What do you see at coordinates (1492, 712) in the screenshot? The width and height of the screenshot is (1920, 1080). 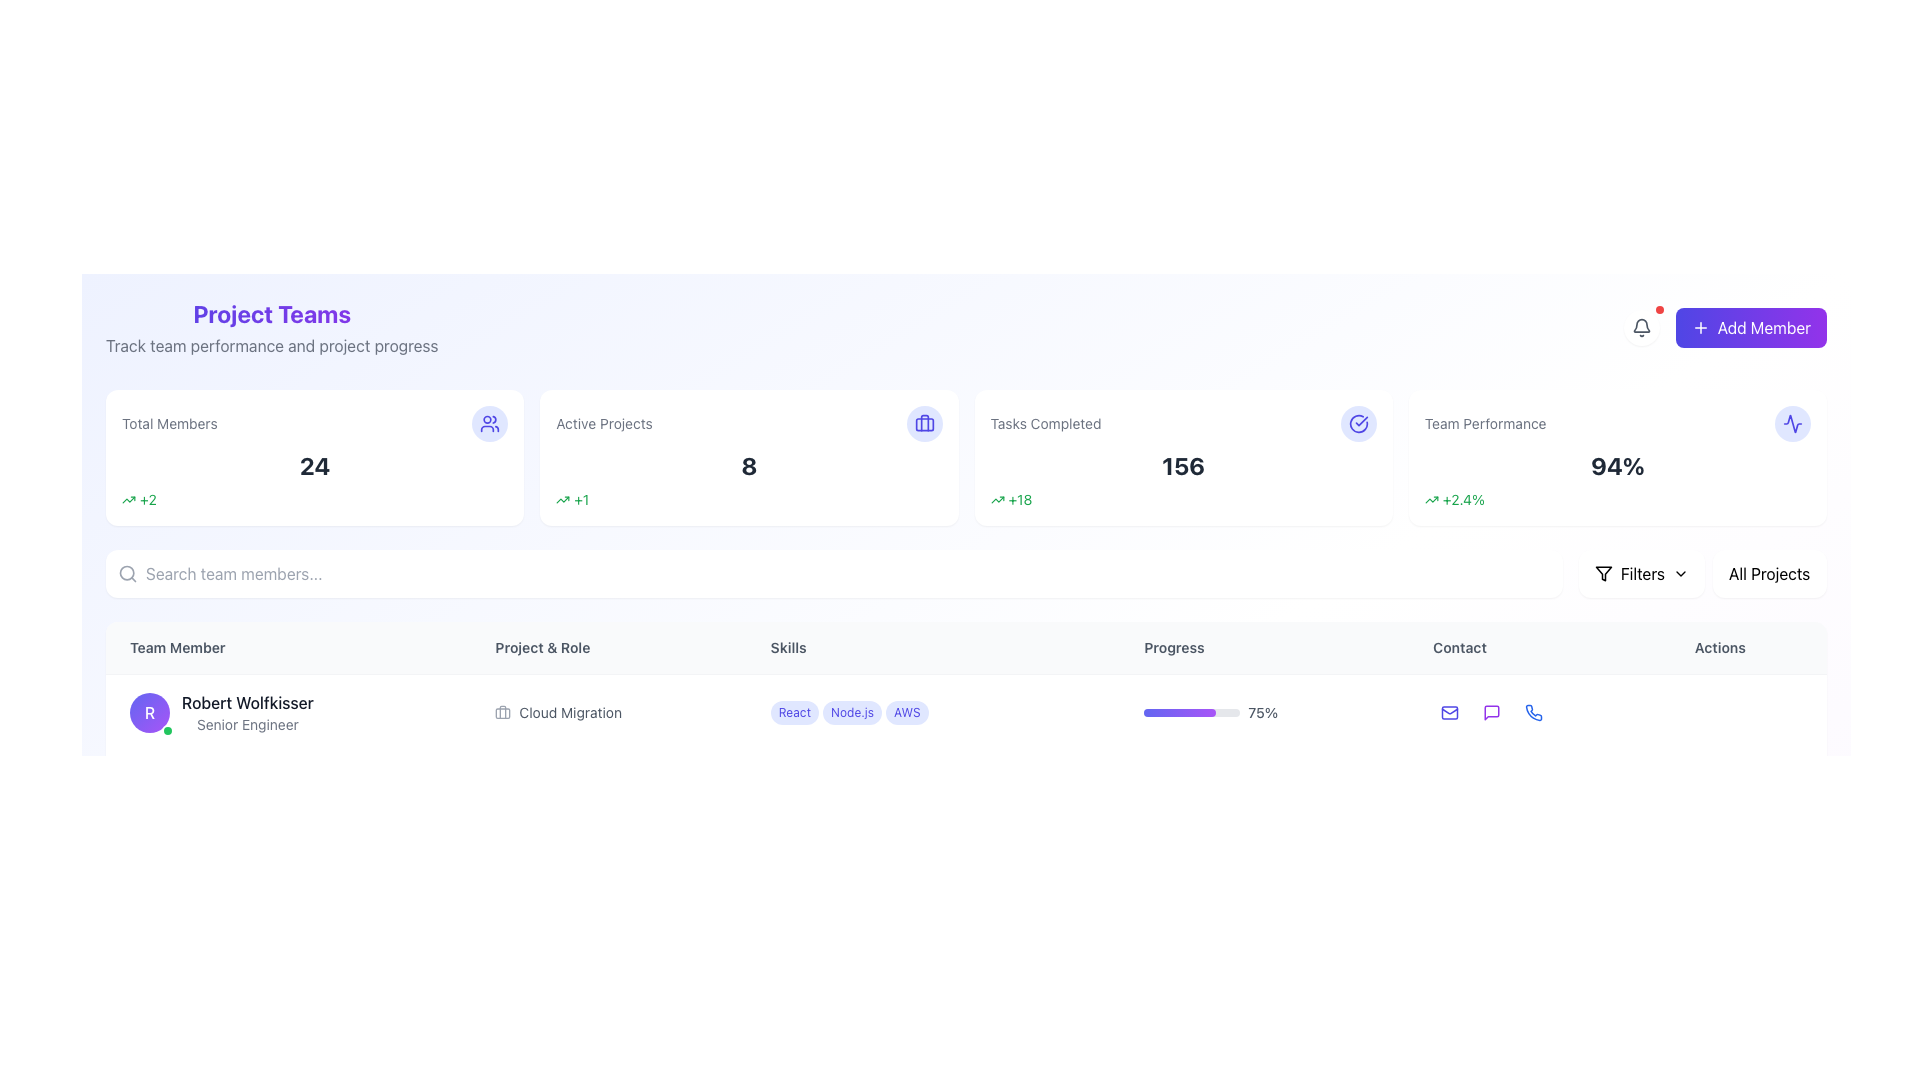 I see `the messaging/chat icon button, which is a square-shaped speech bubble with a purple outline, located in the 'Contact' column next to Robert Wolfkisser` at bounding box center [1492, 712].